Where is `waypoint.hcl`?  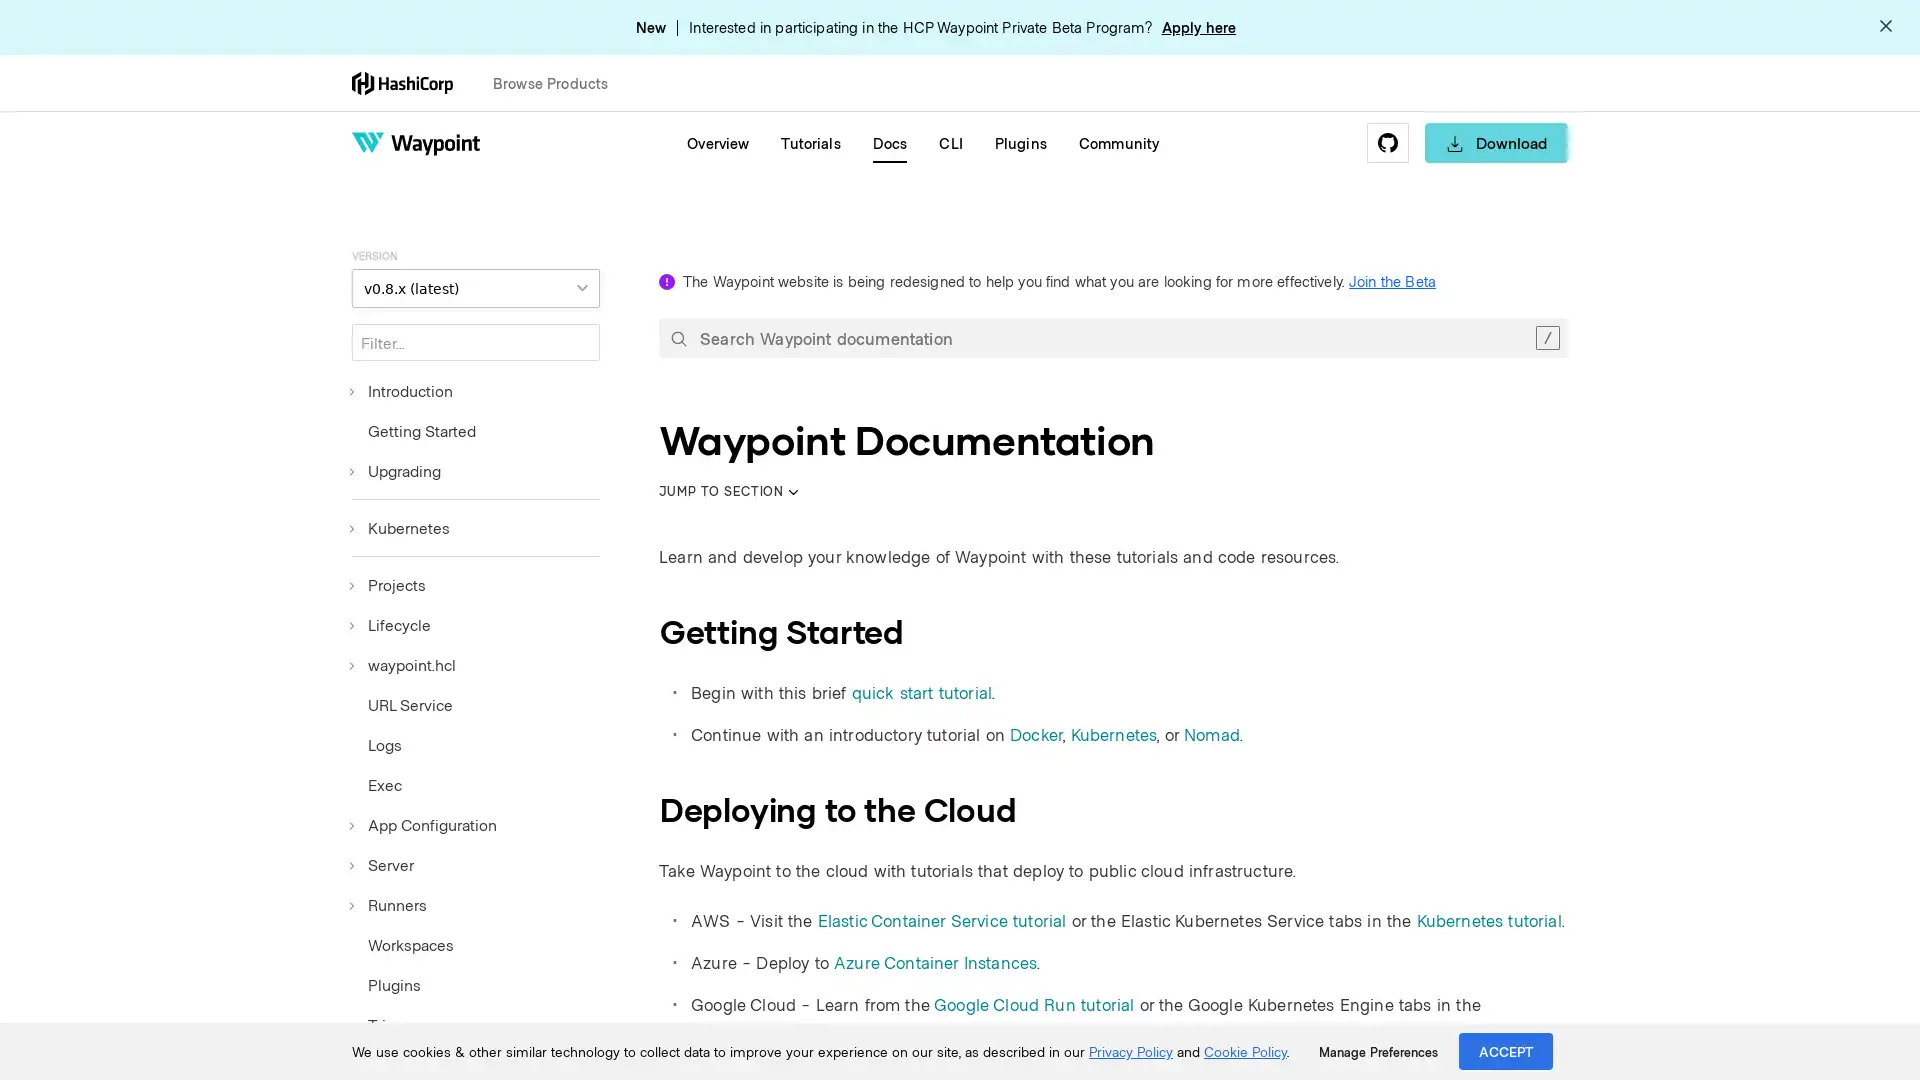 waypoint.hcl is located at coordinates (402, 664).